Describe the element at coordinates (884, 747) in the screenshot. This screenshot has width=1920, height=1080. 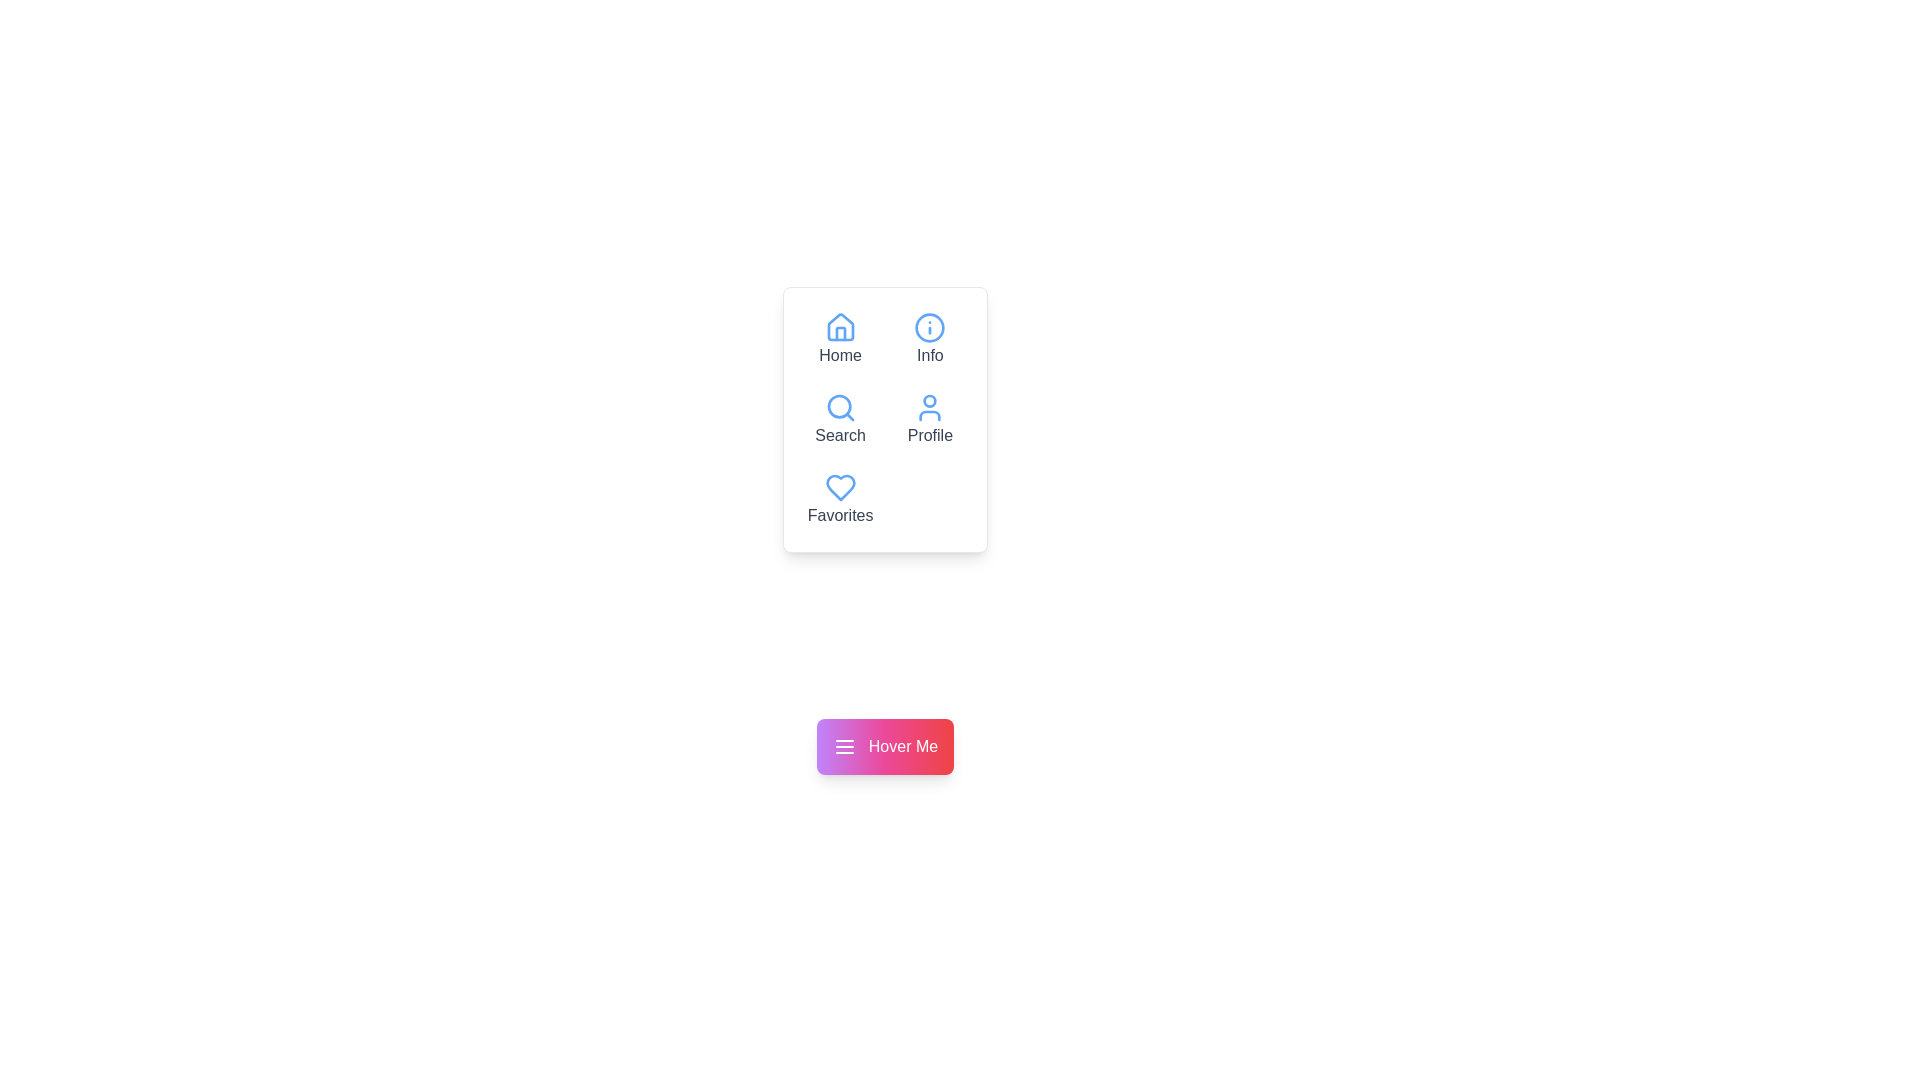
I see `the rectangular button labeled 'Hover Me' with a three-bar icon on the left to change its appearance` at that location.